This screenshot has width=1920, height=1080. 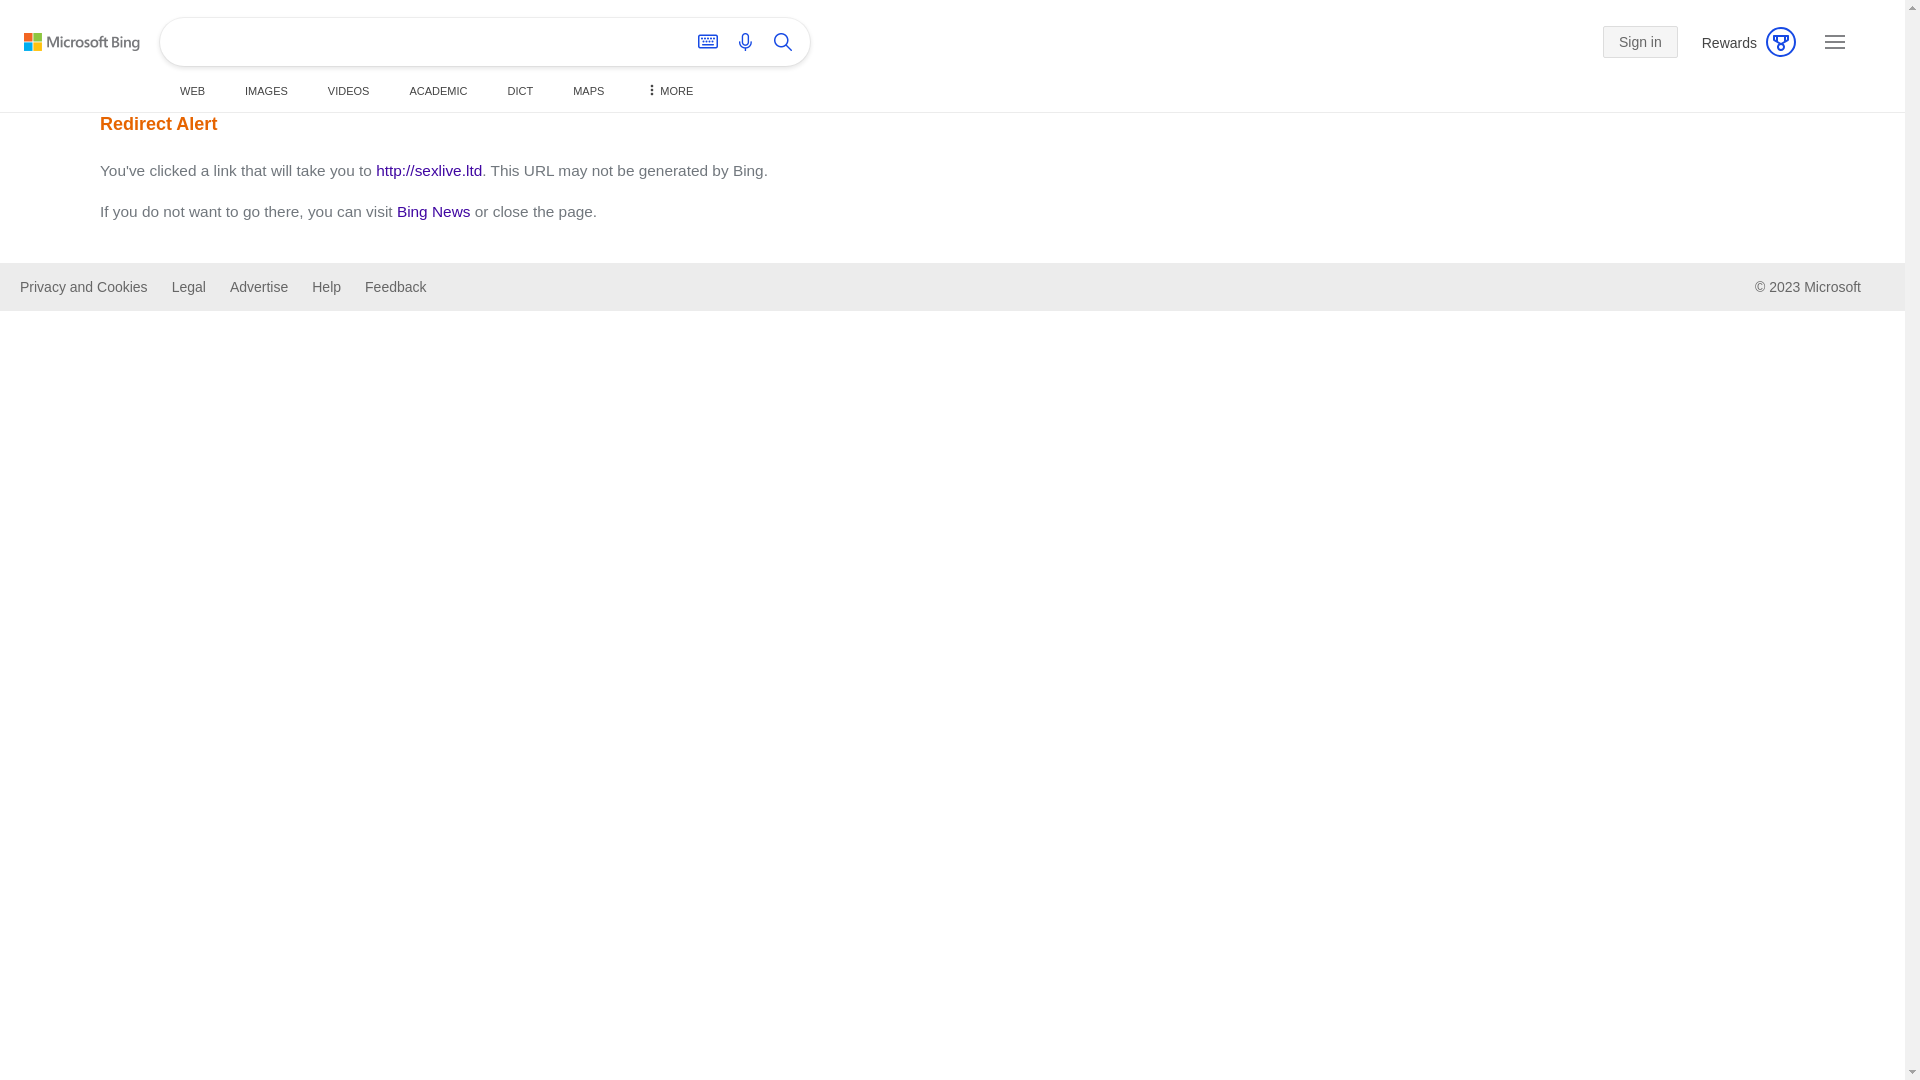 I want to click on 'MAPS', so click(x=587, y=91).